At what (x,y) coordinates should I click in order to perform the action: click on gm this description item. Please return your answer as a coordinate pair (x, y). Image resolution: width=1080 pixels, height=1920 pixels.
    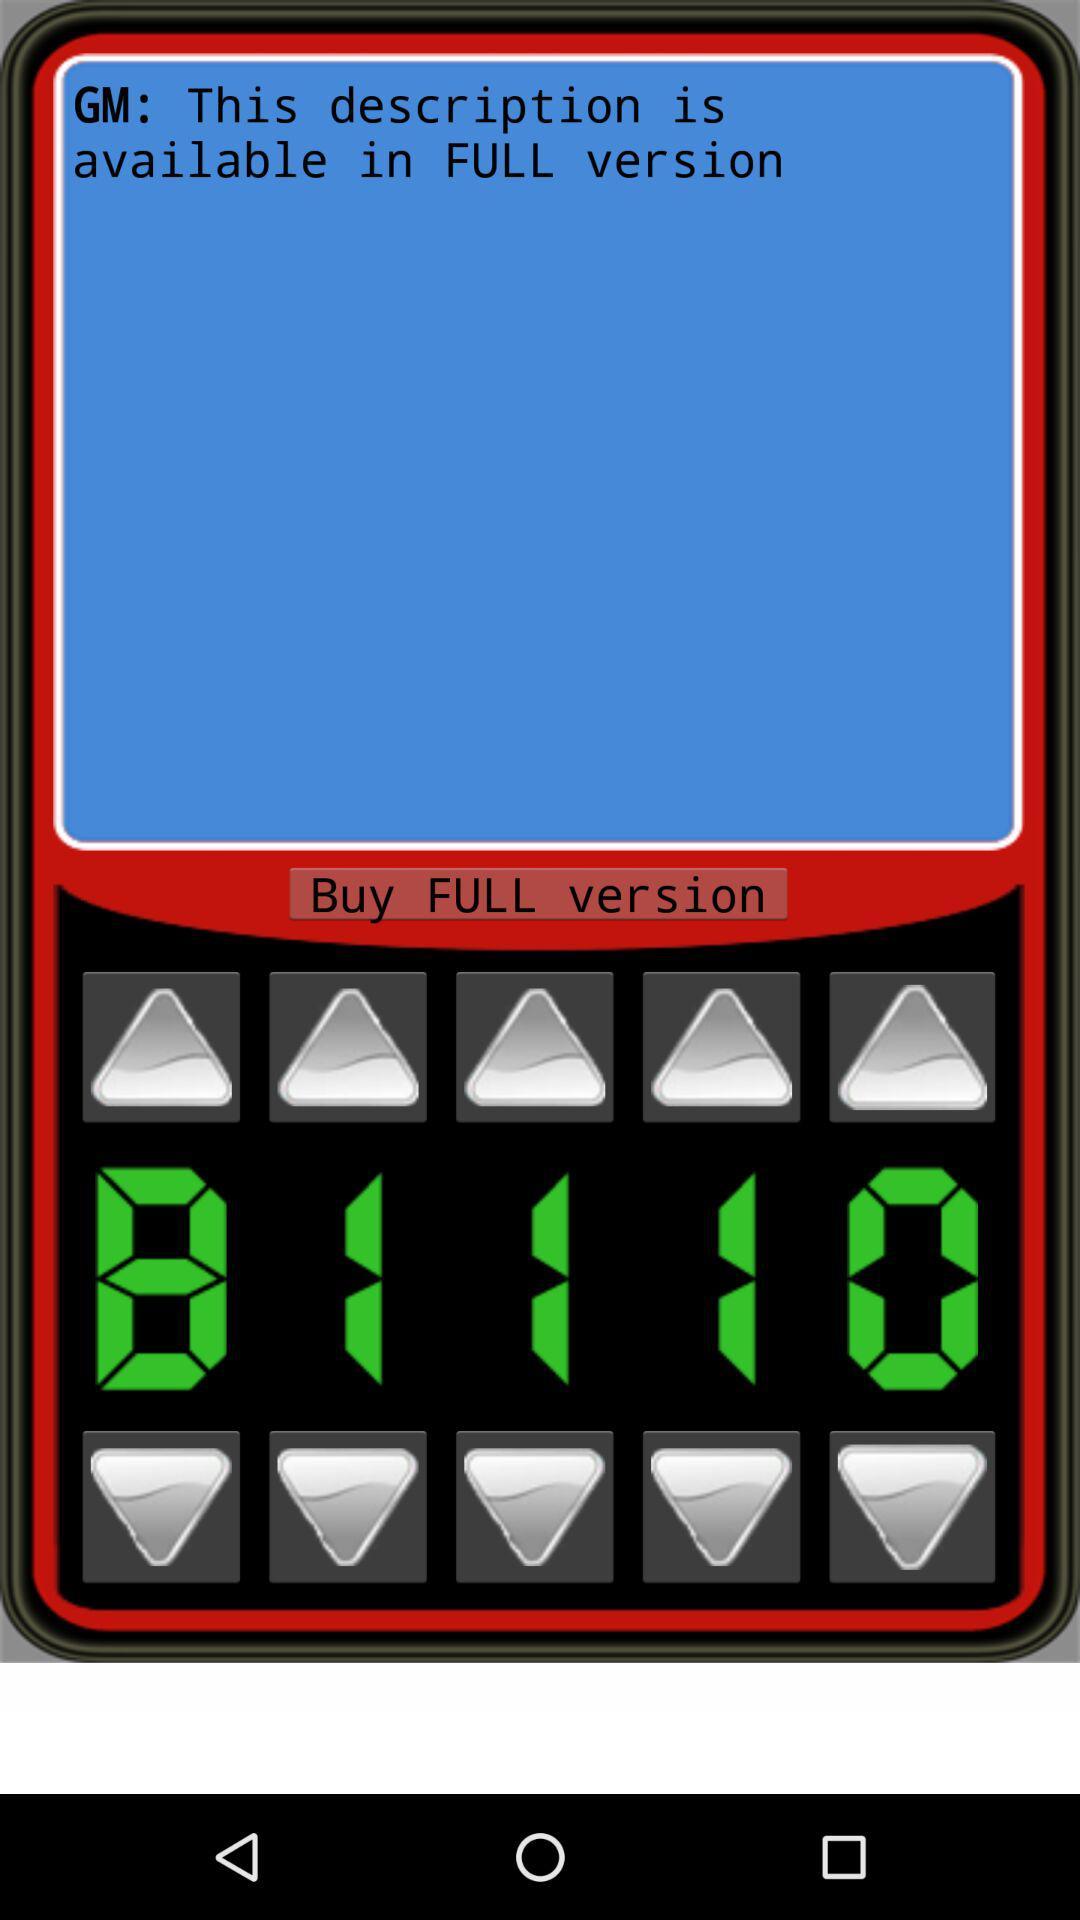
    Looking at the image, I should click on (537, 450).